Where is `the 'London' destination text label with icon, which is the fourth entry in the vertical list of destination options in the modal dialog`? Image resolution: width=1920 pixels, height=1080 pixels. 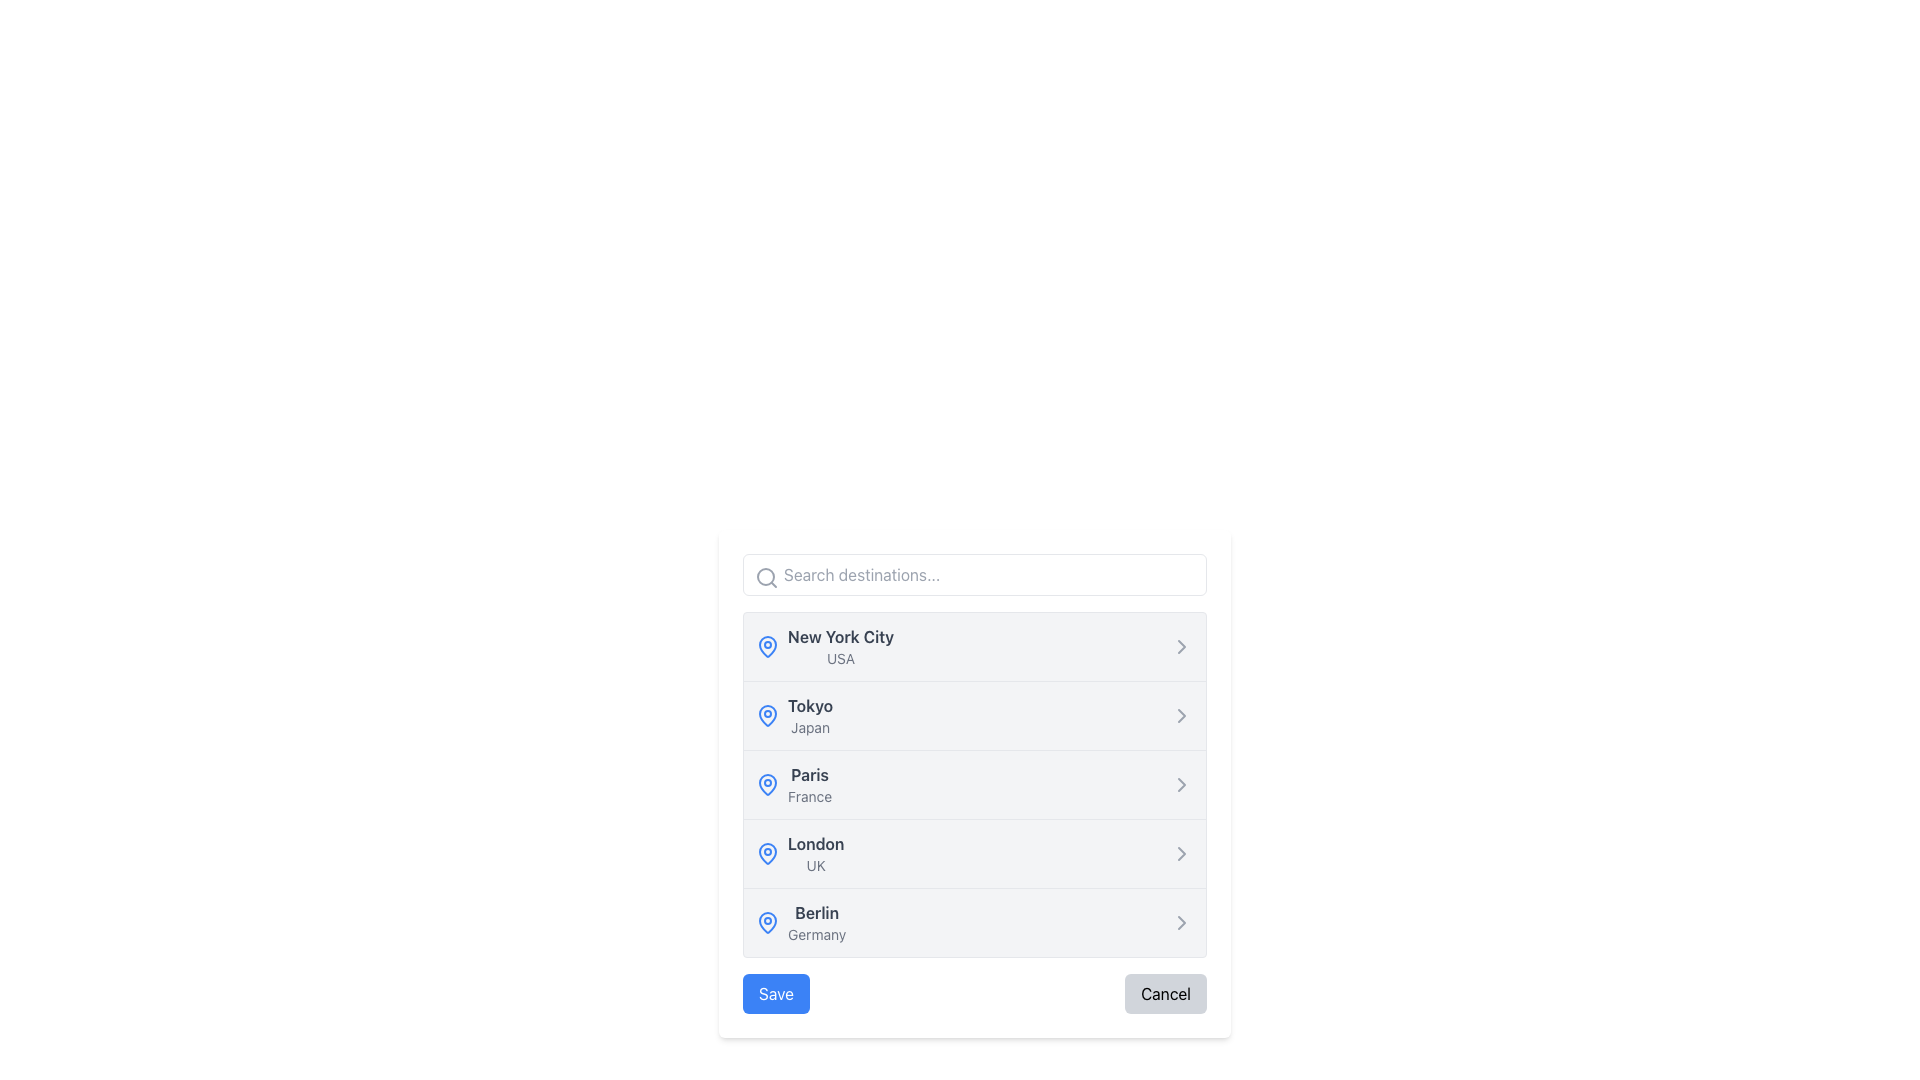
the 'London' destination text label with icon, which is the fourth entry in the vertical list of destination options in the modal dialog is located at coordinates (800, 853).